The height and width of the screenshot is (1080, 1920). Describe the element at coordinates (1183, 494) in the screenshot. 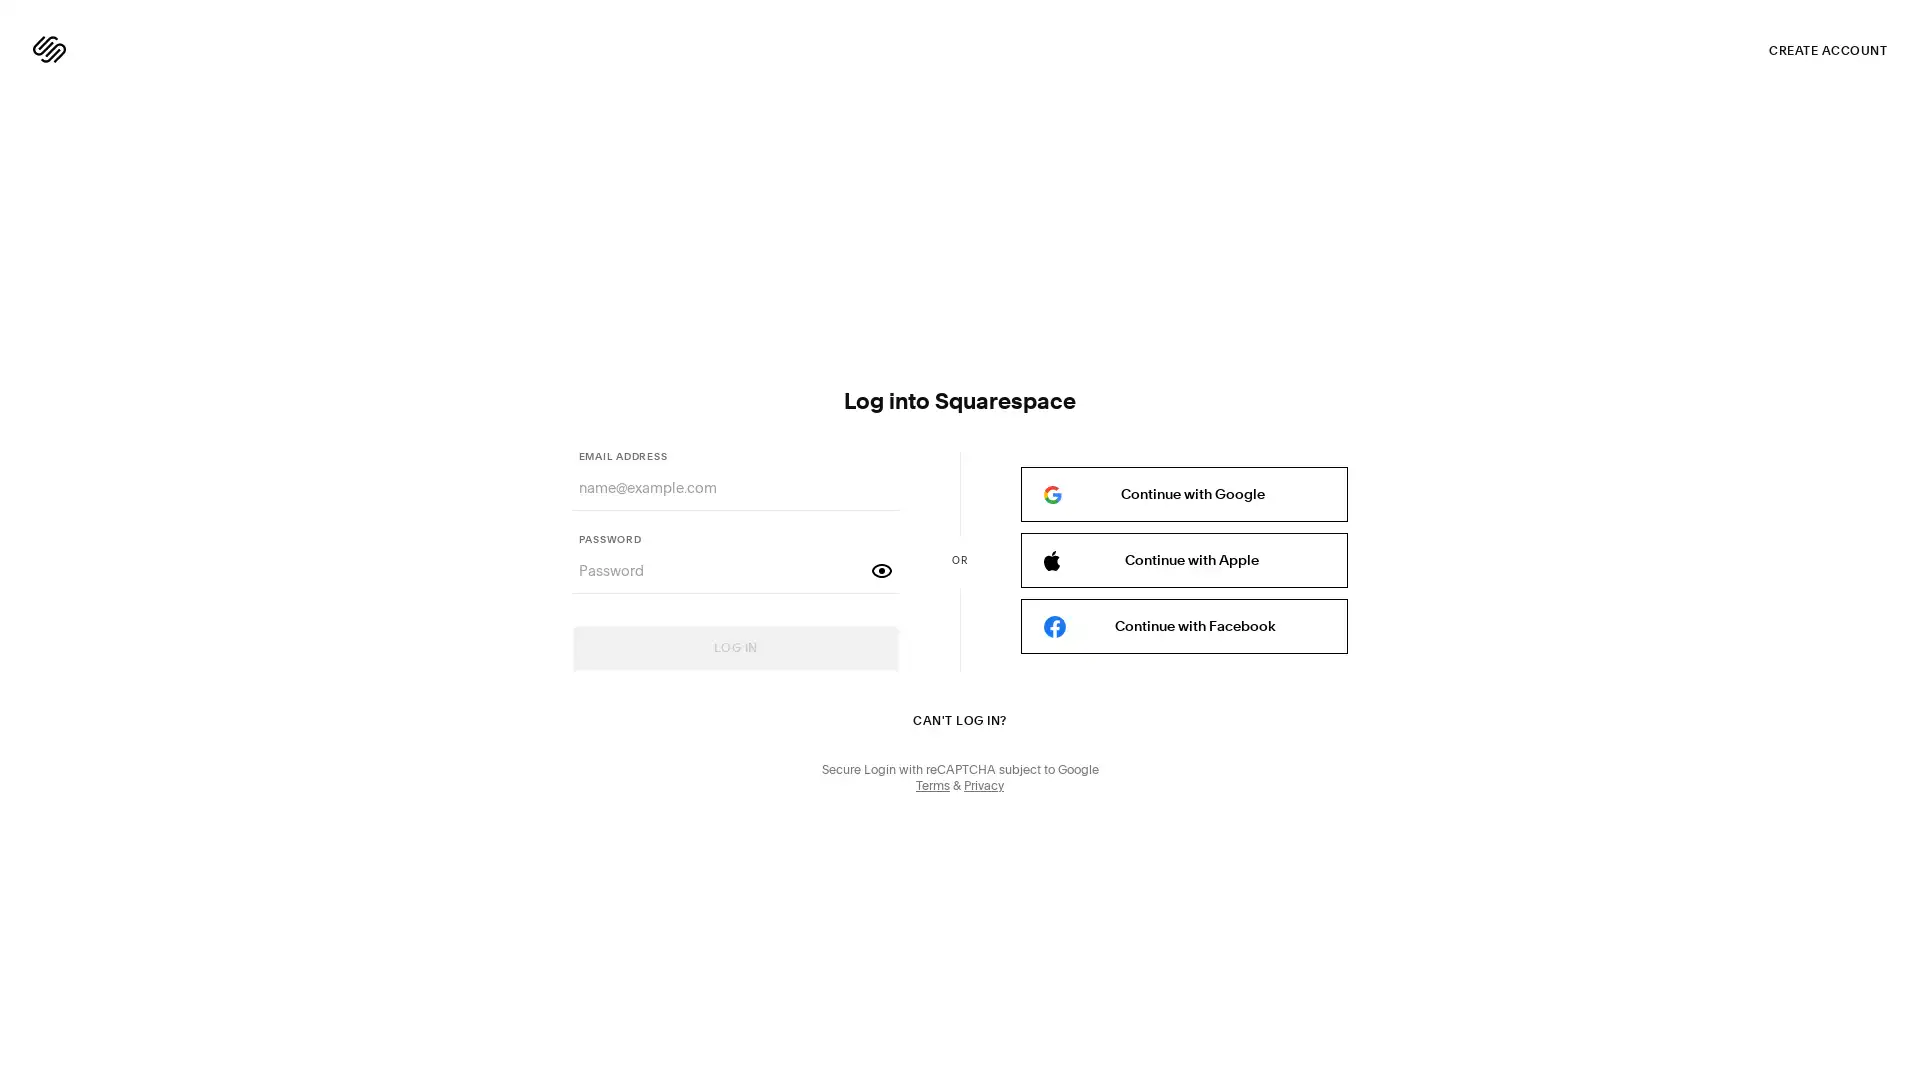

I see `Continue with Google` at that location.